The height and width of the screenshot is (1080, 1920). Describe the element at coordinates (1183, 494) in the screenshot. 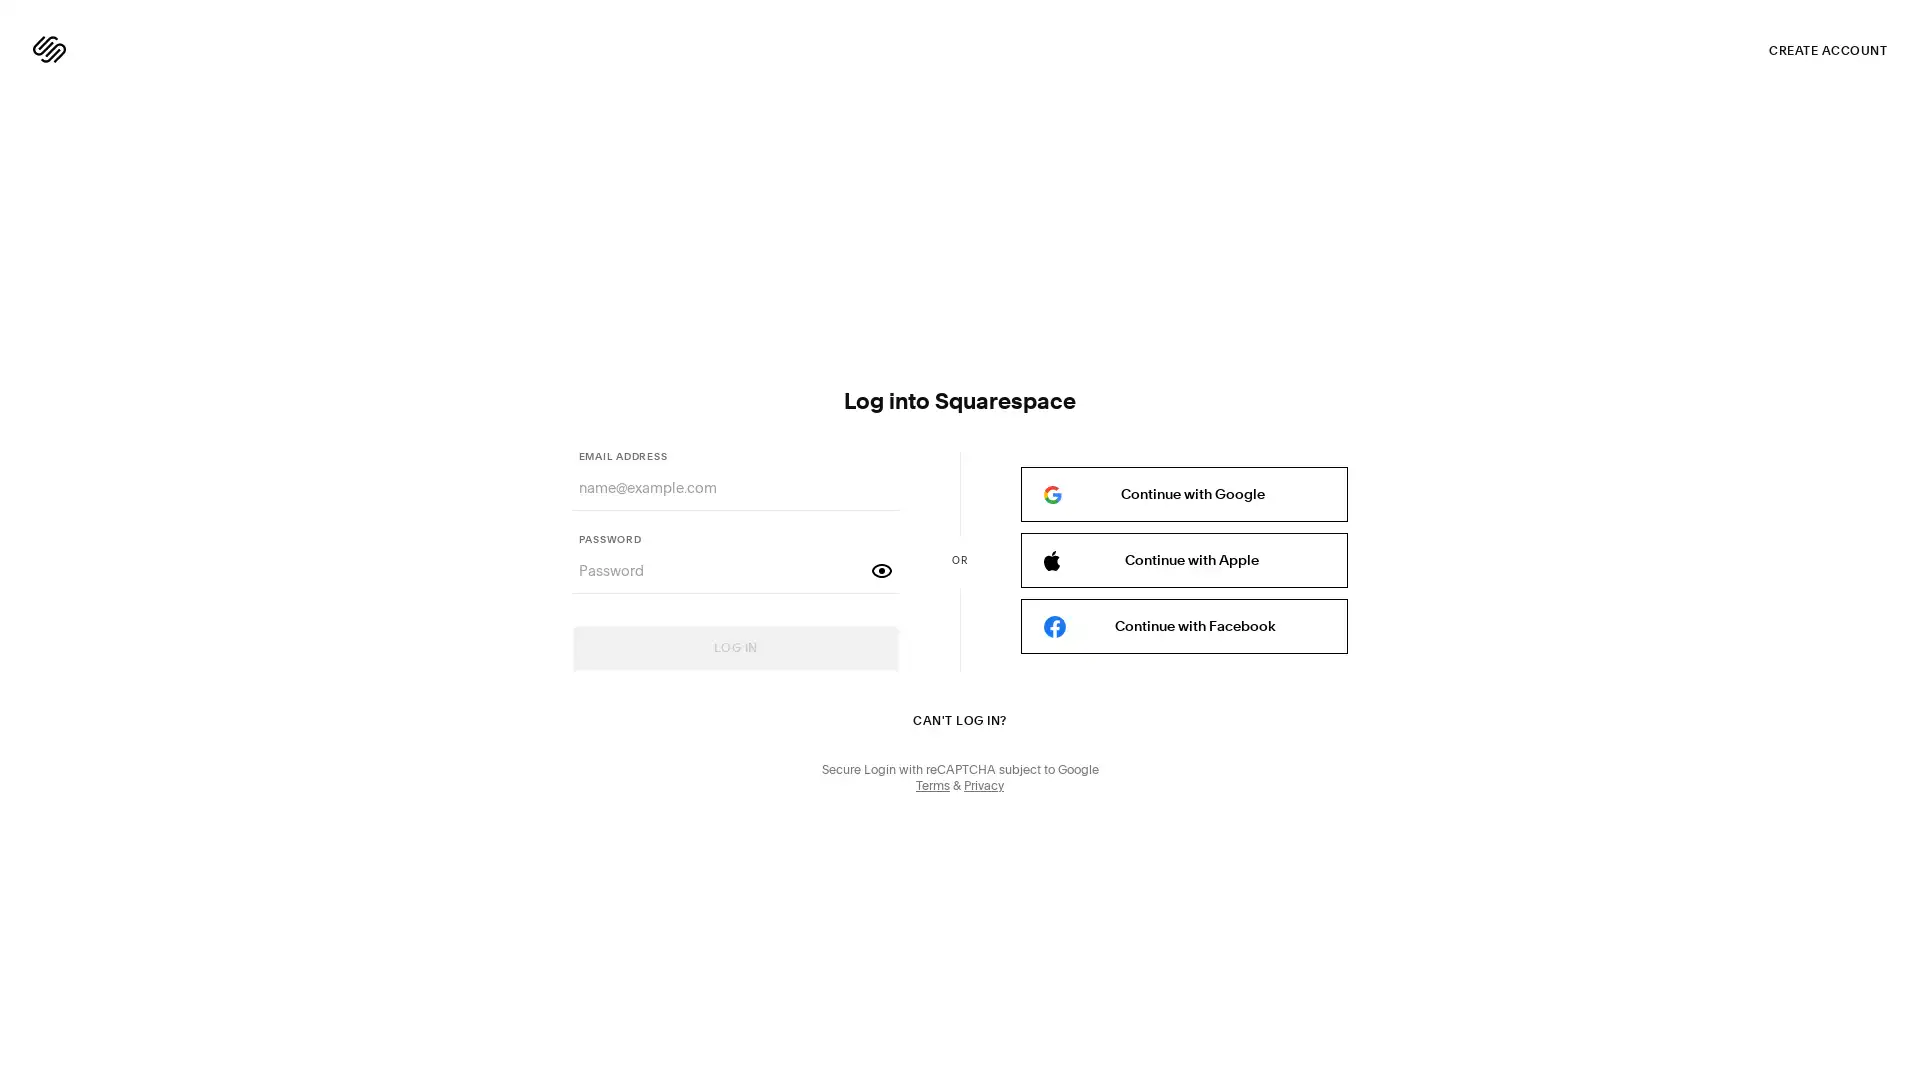

I see `Continue with Google` at that location.